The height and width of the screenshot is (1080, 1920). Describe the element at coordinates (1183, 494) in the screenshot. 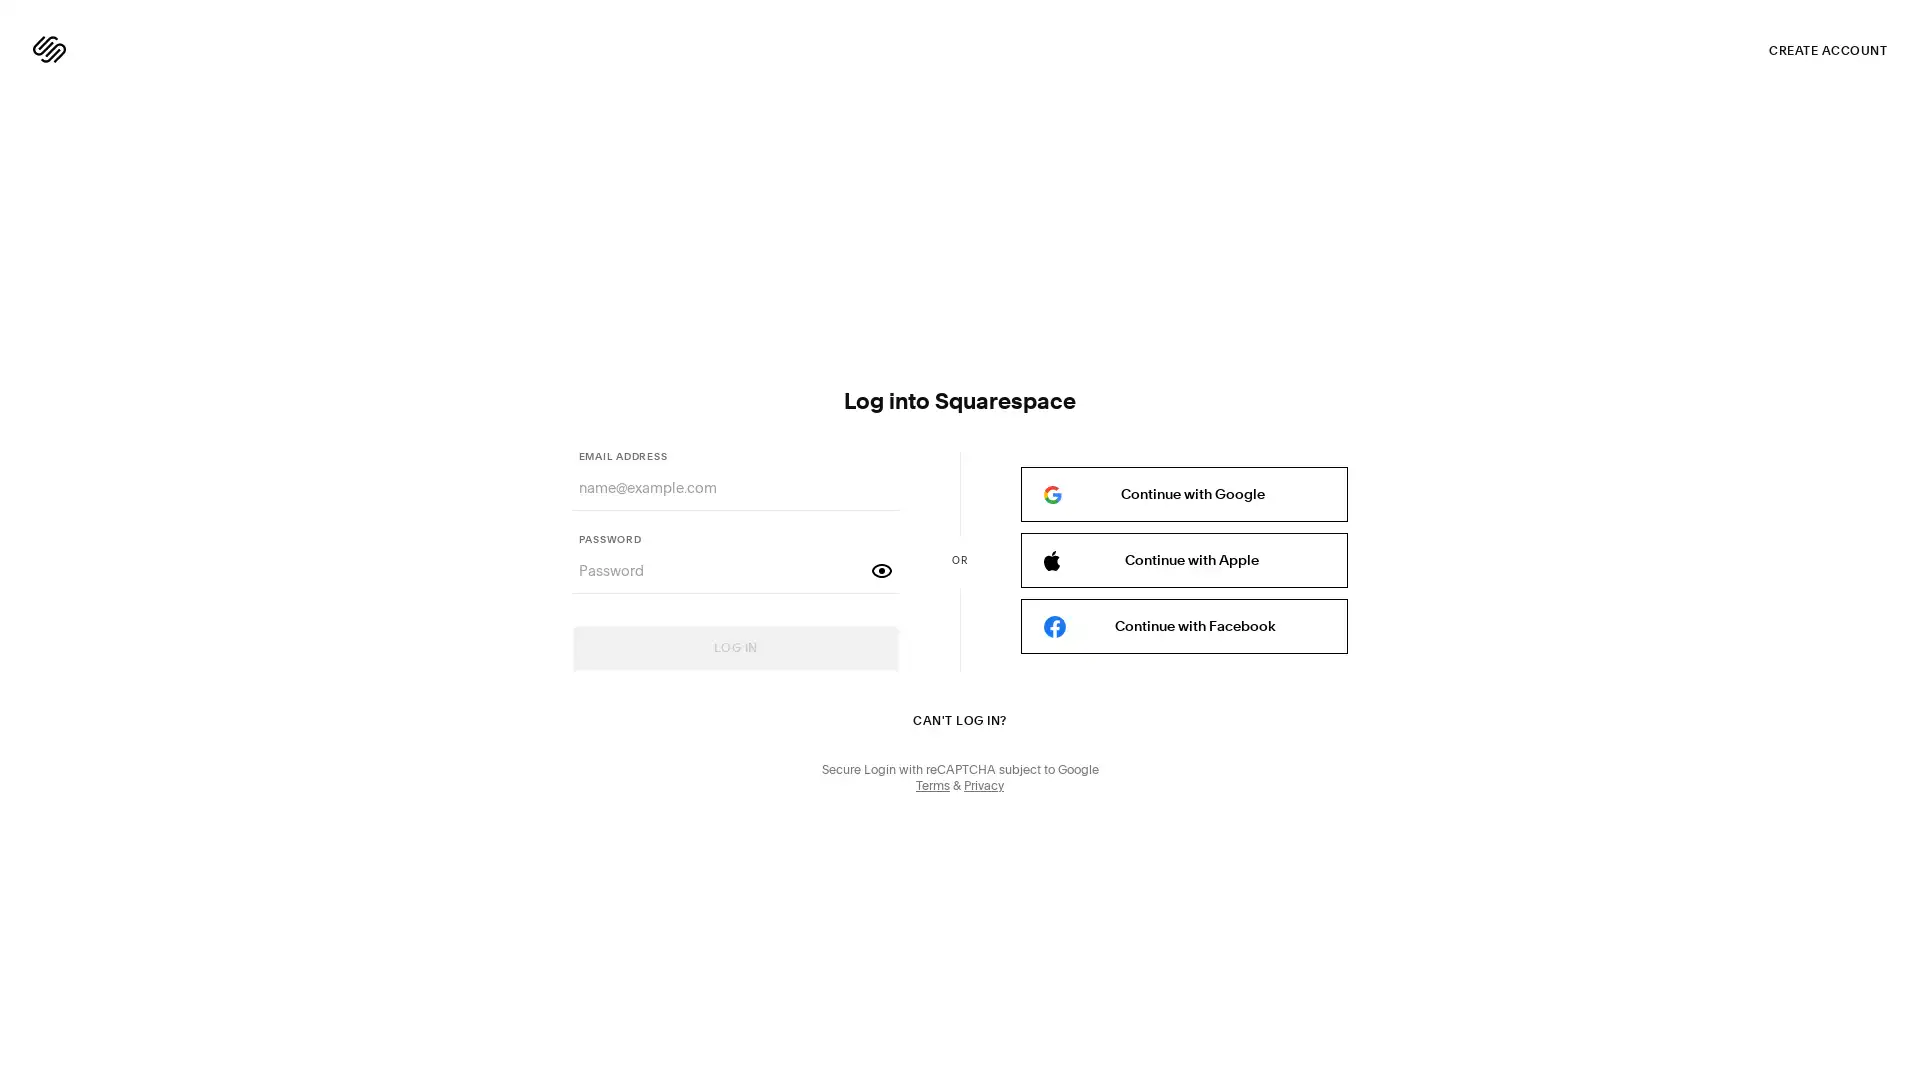

I see `Continue with Google` at that location.